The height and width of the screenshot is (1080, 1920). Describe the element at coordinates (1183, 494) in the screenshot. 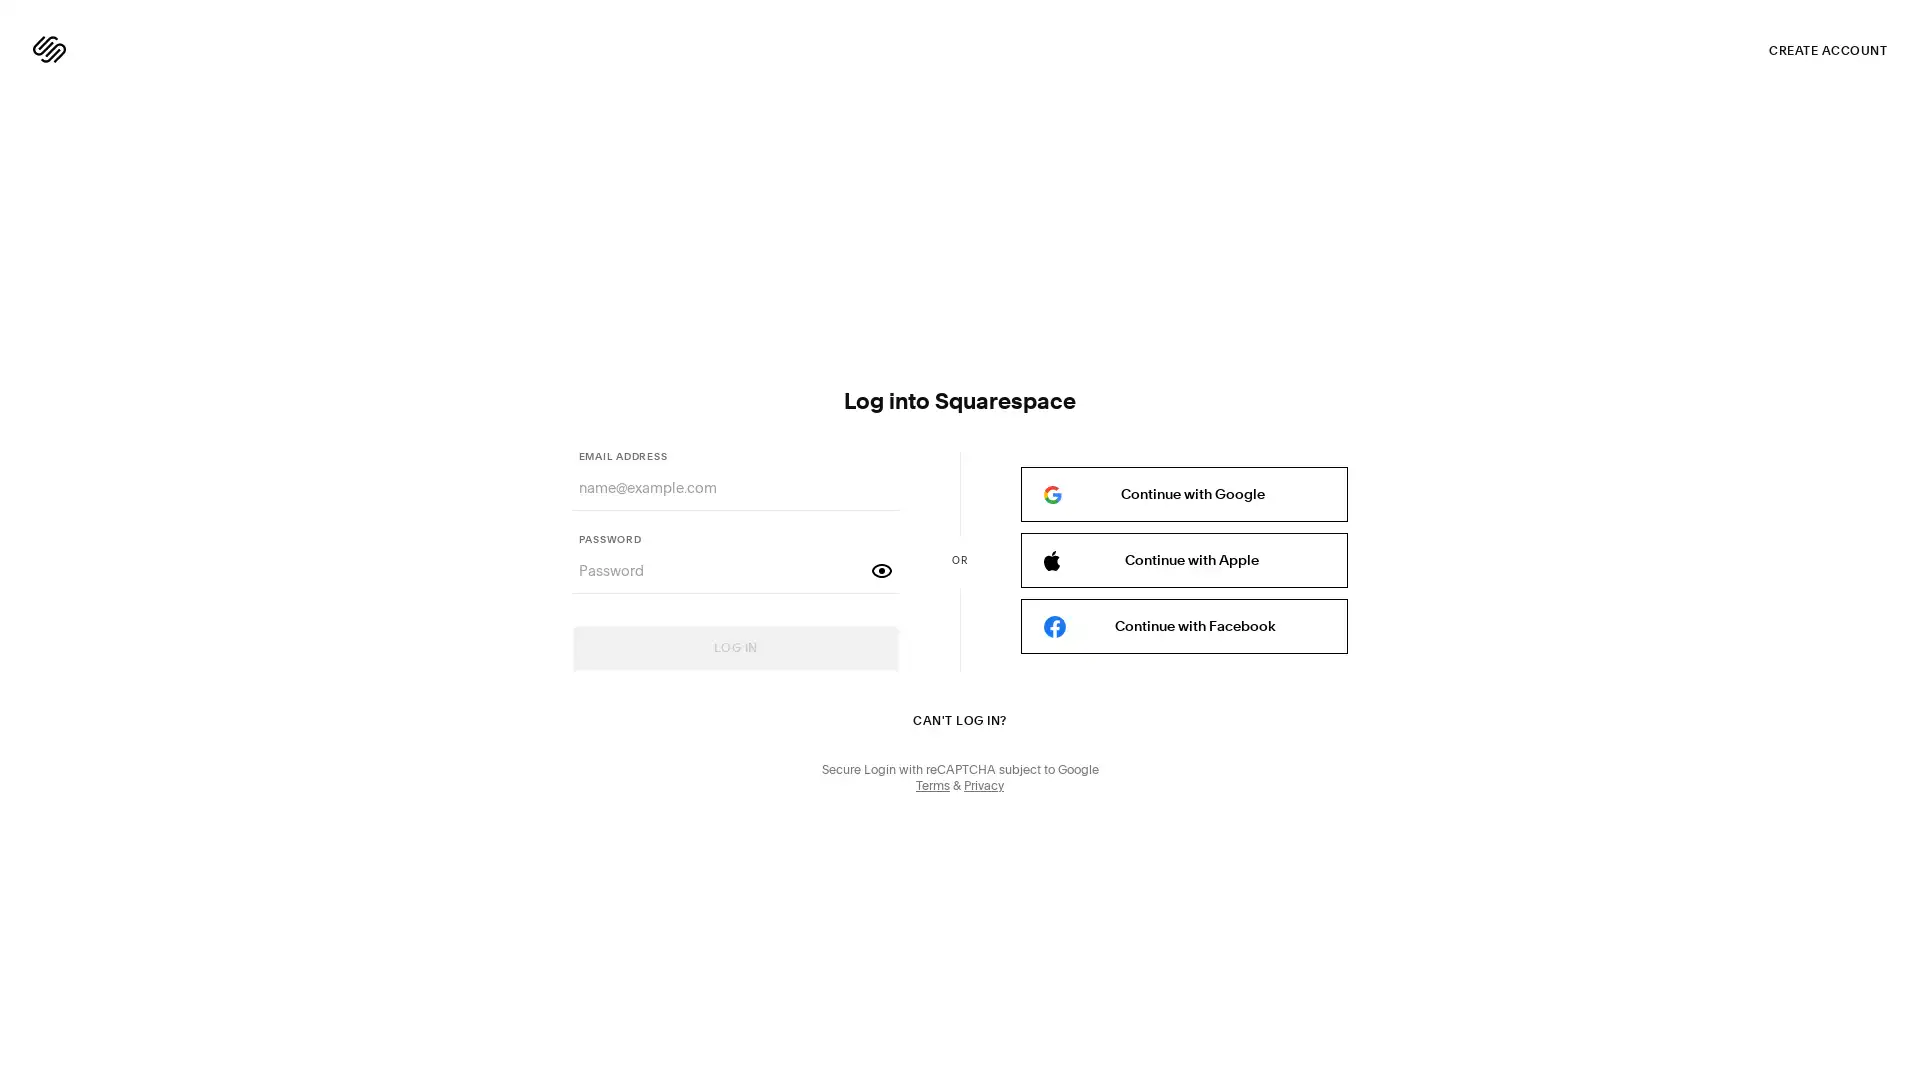

I see `Continue with Google` at that location.